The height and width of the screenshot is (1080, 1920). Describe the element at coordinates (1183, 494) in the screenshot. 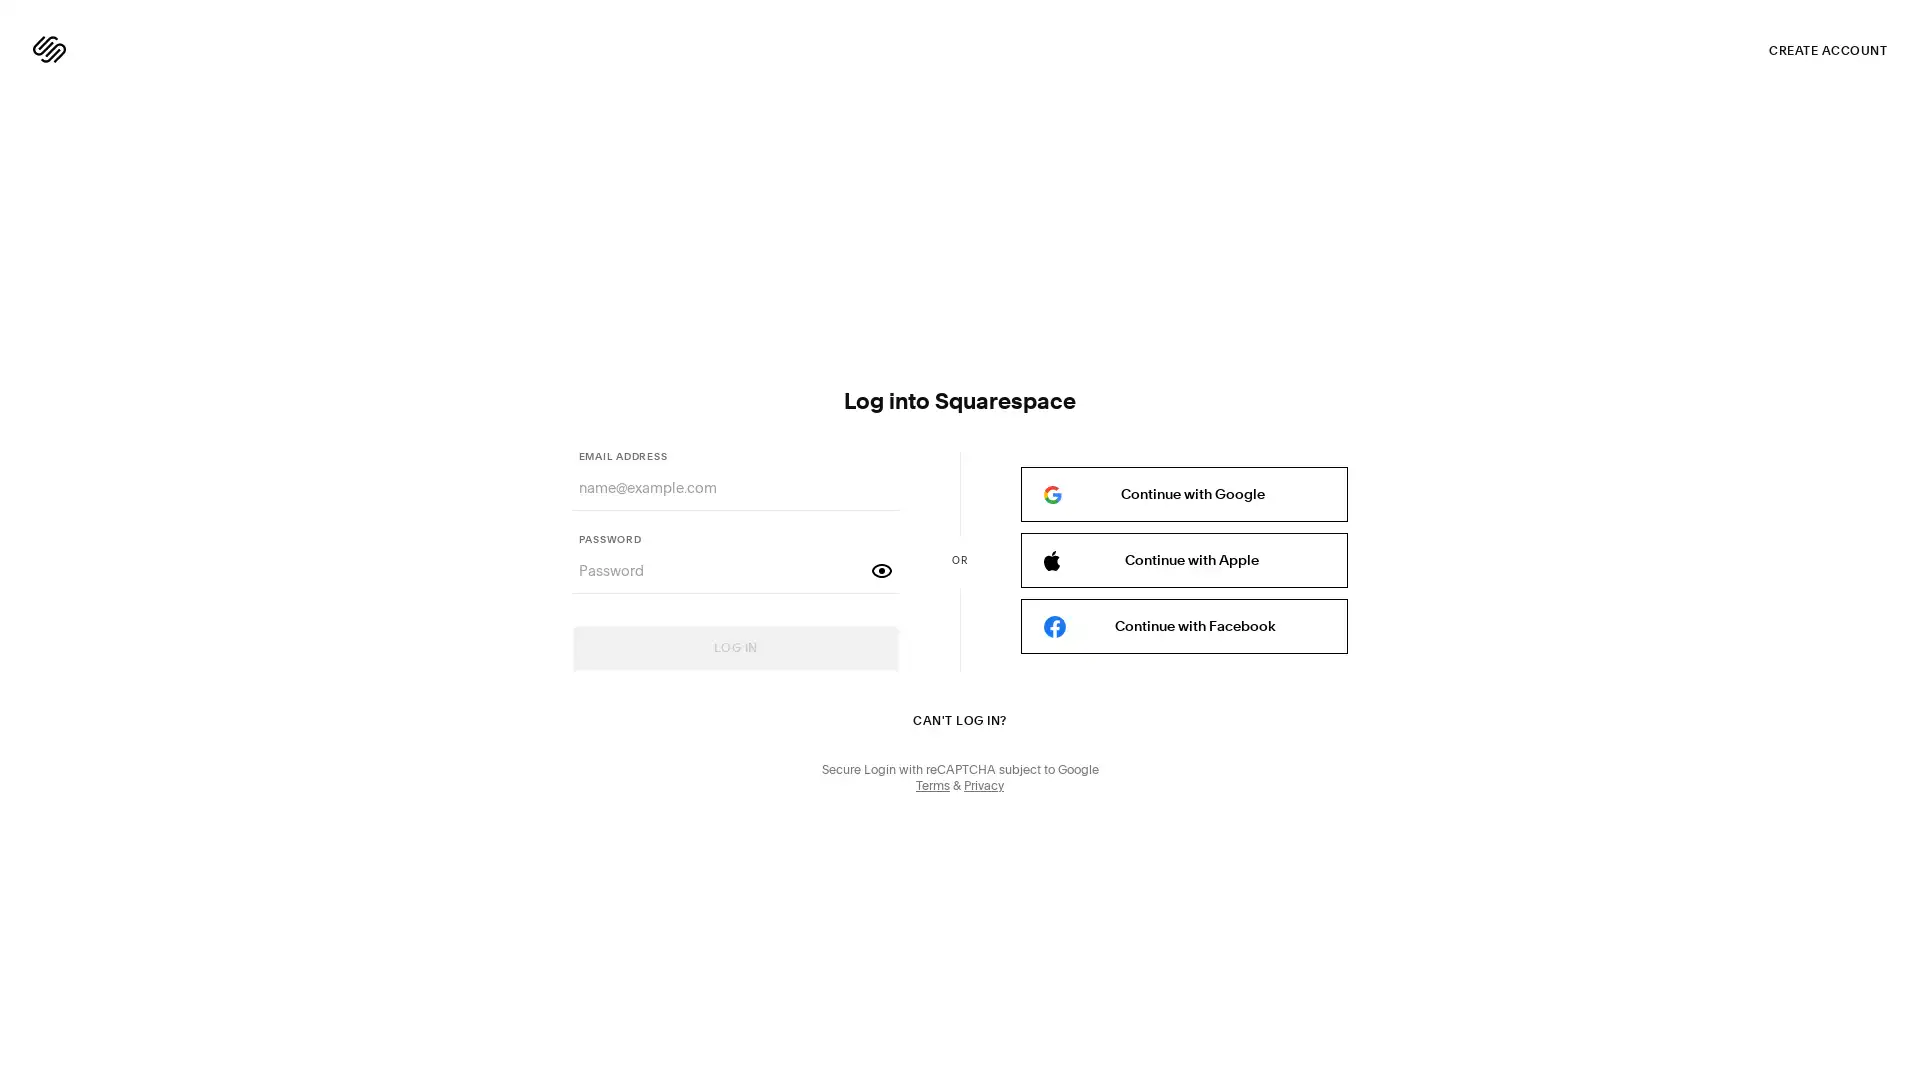

I see `Continue with Google` at that location.